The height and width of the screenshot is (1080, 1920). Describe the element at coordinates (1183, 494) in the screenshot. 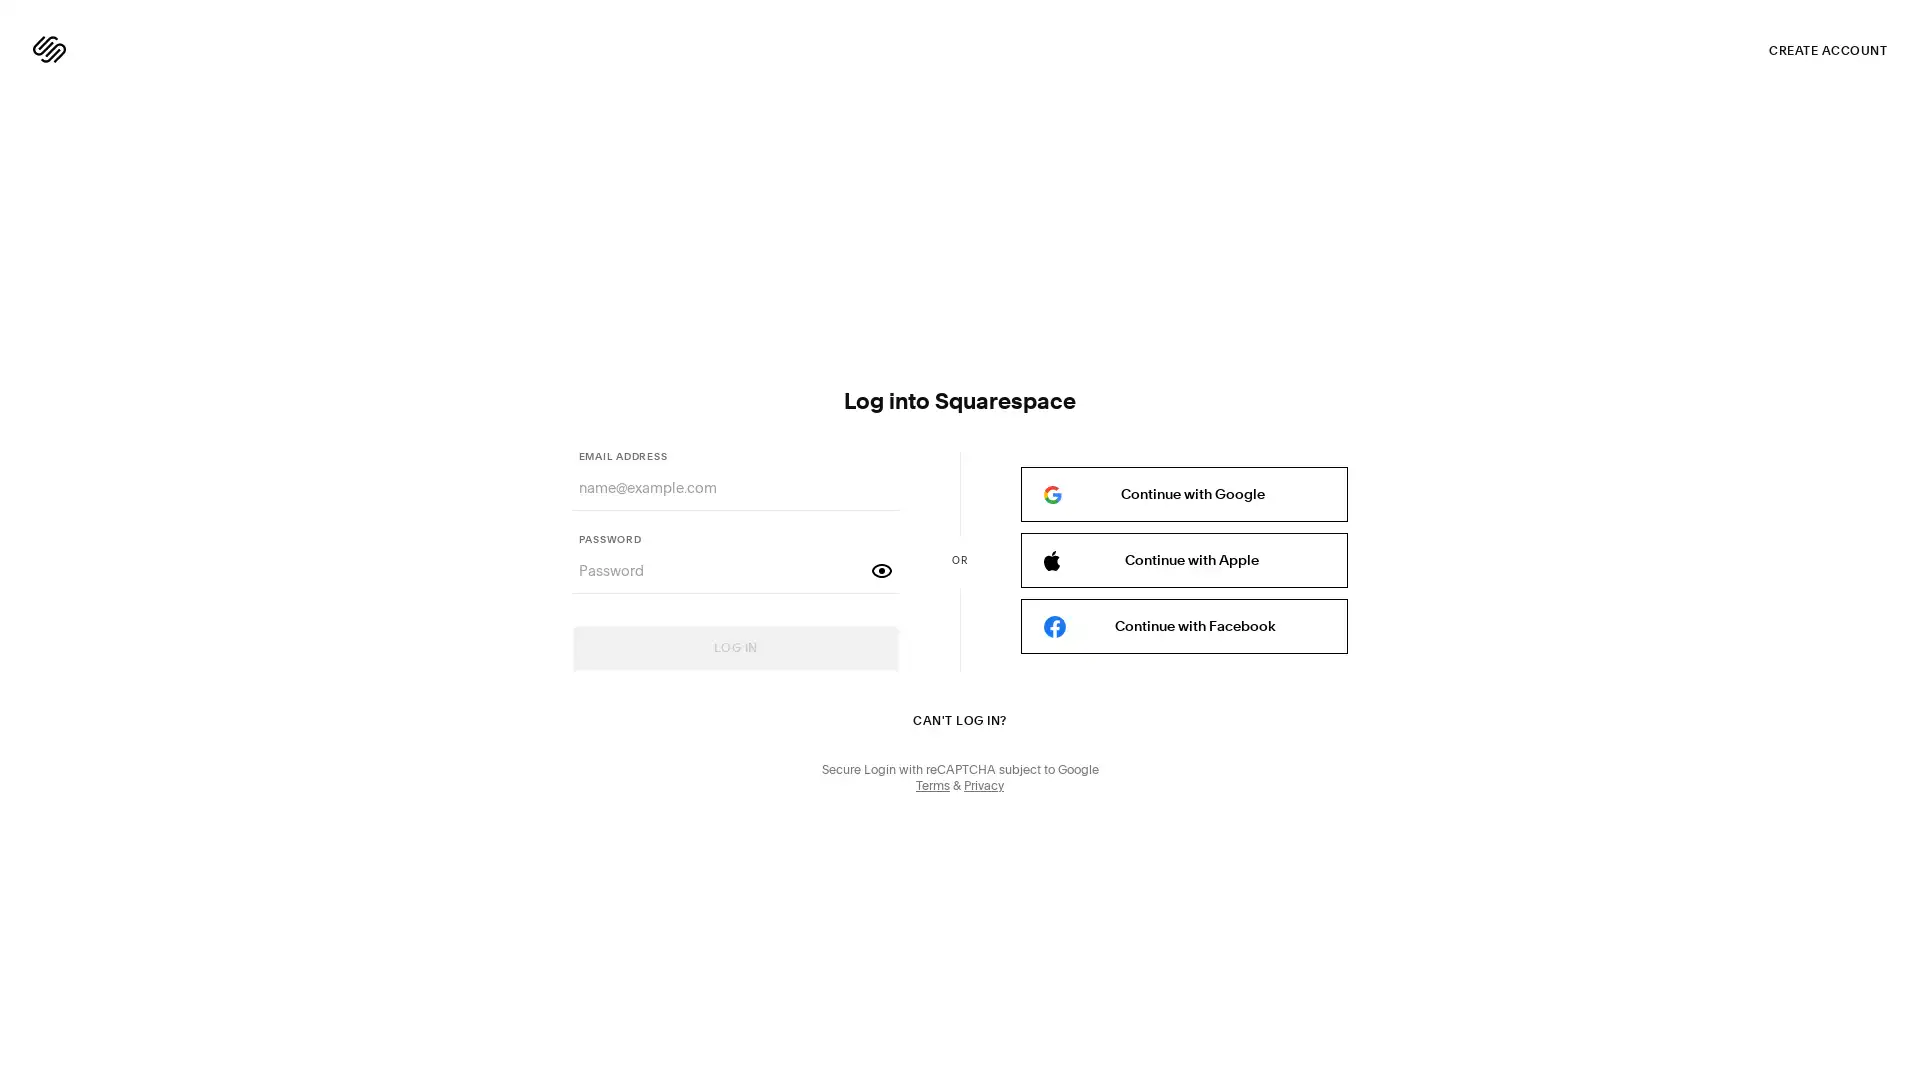

I see `Continue with Google` at that location.